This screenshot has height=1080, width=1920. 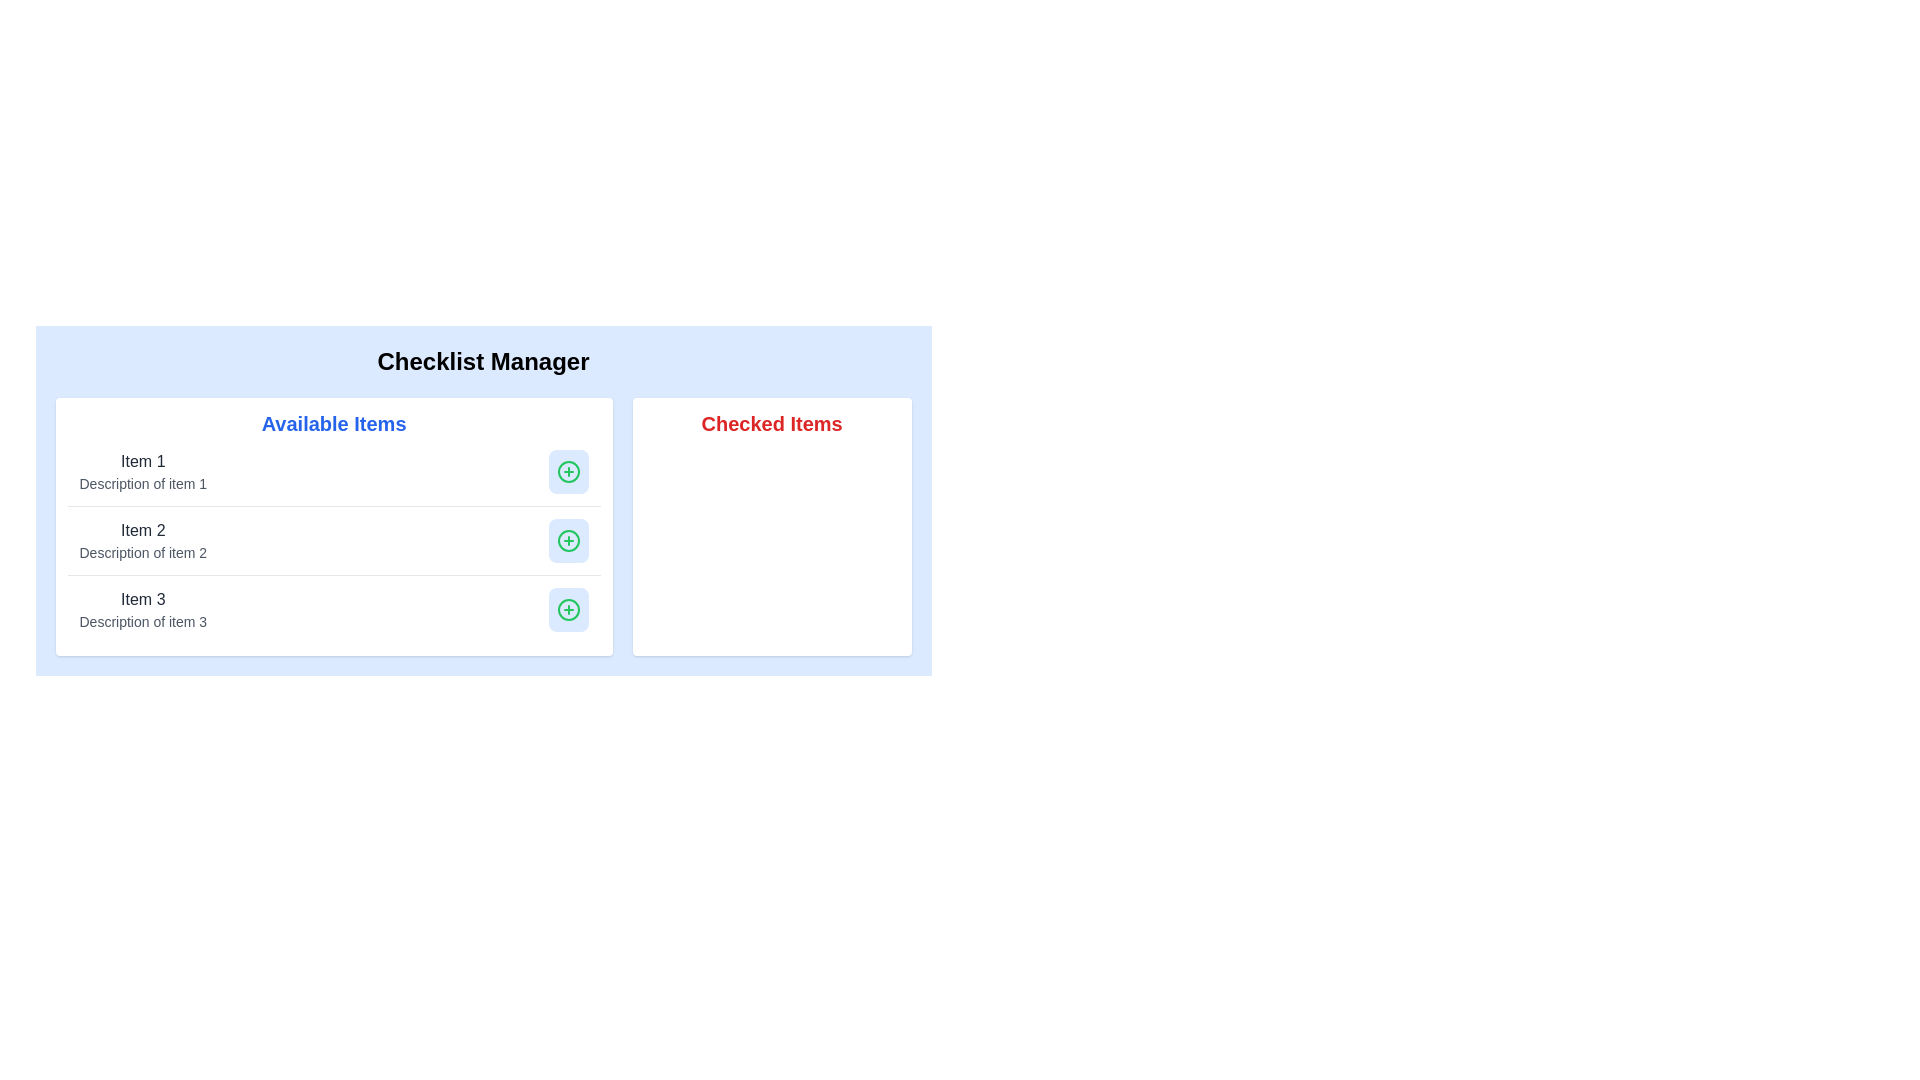 I want to click on the text label or list item element that displays 'Item 2' and 'Description of item 2', which is the second item in the list of 'Available Items', so click(x=142, y=540).